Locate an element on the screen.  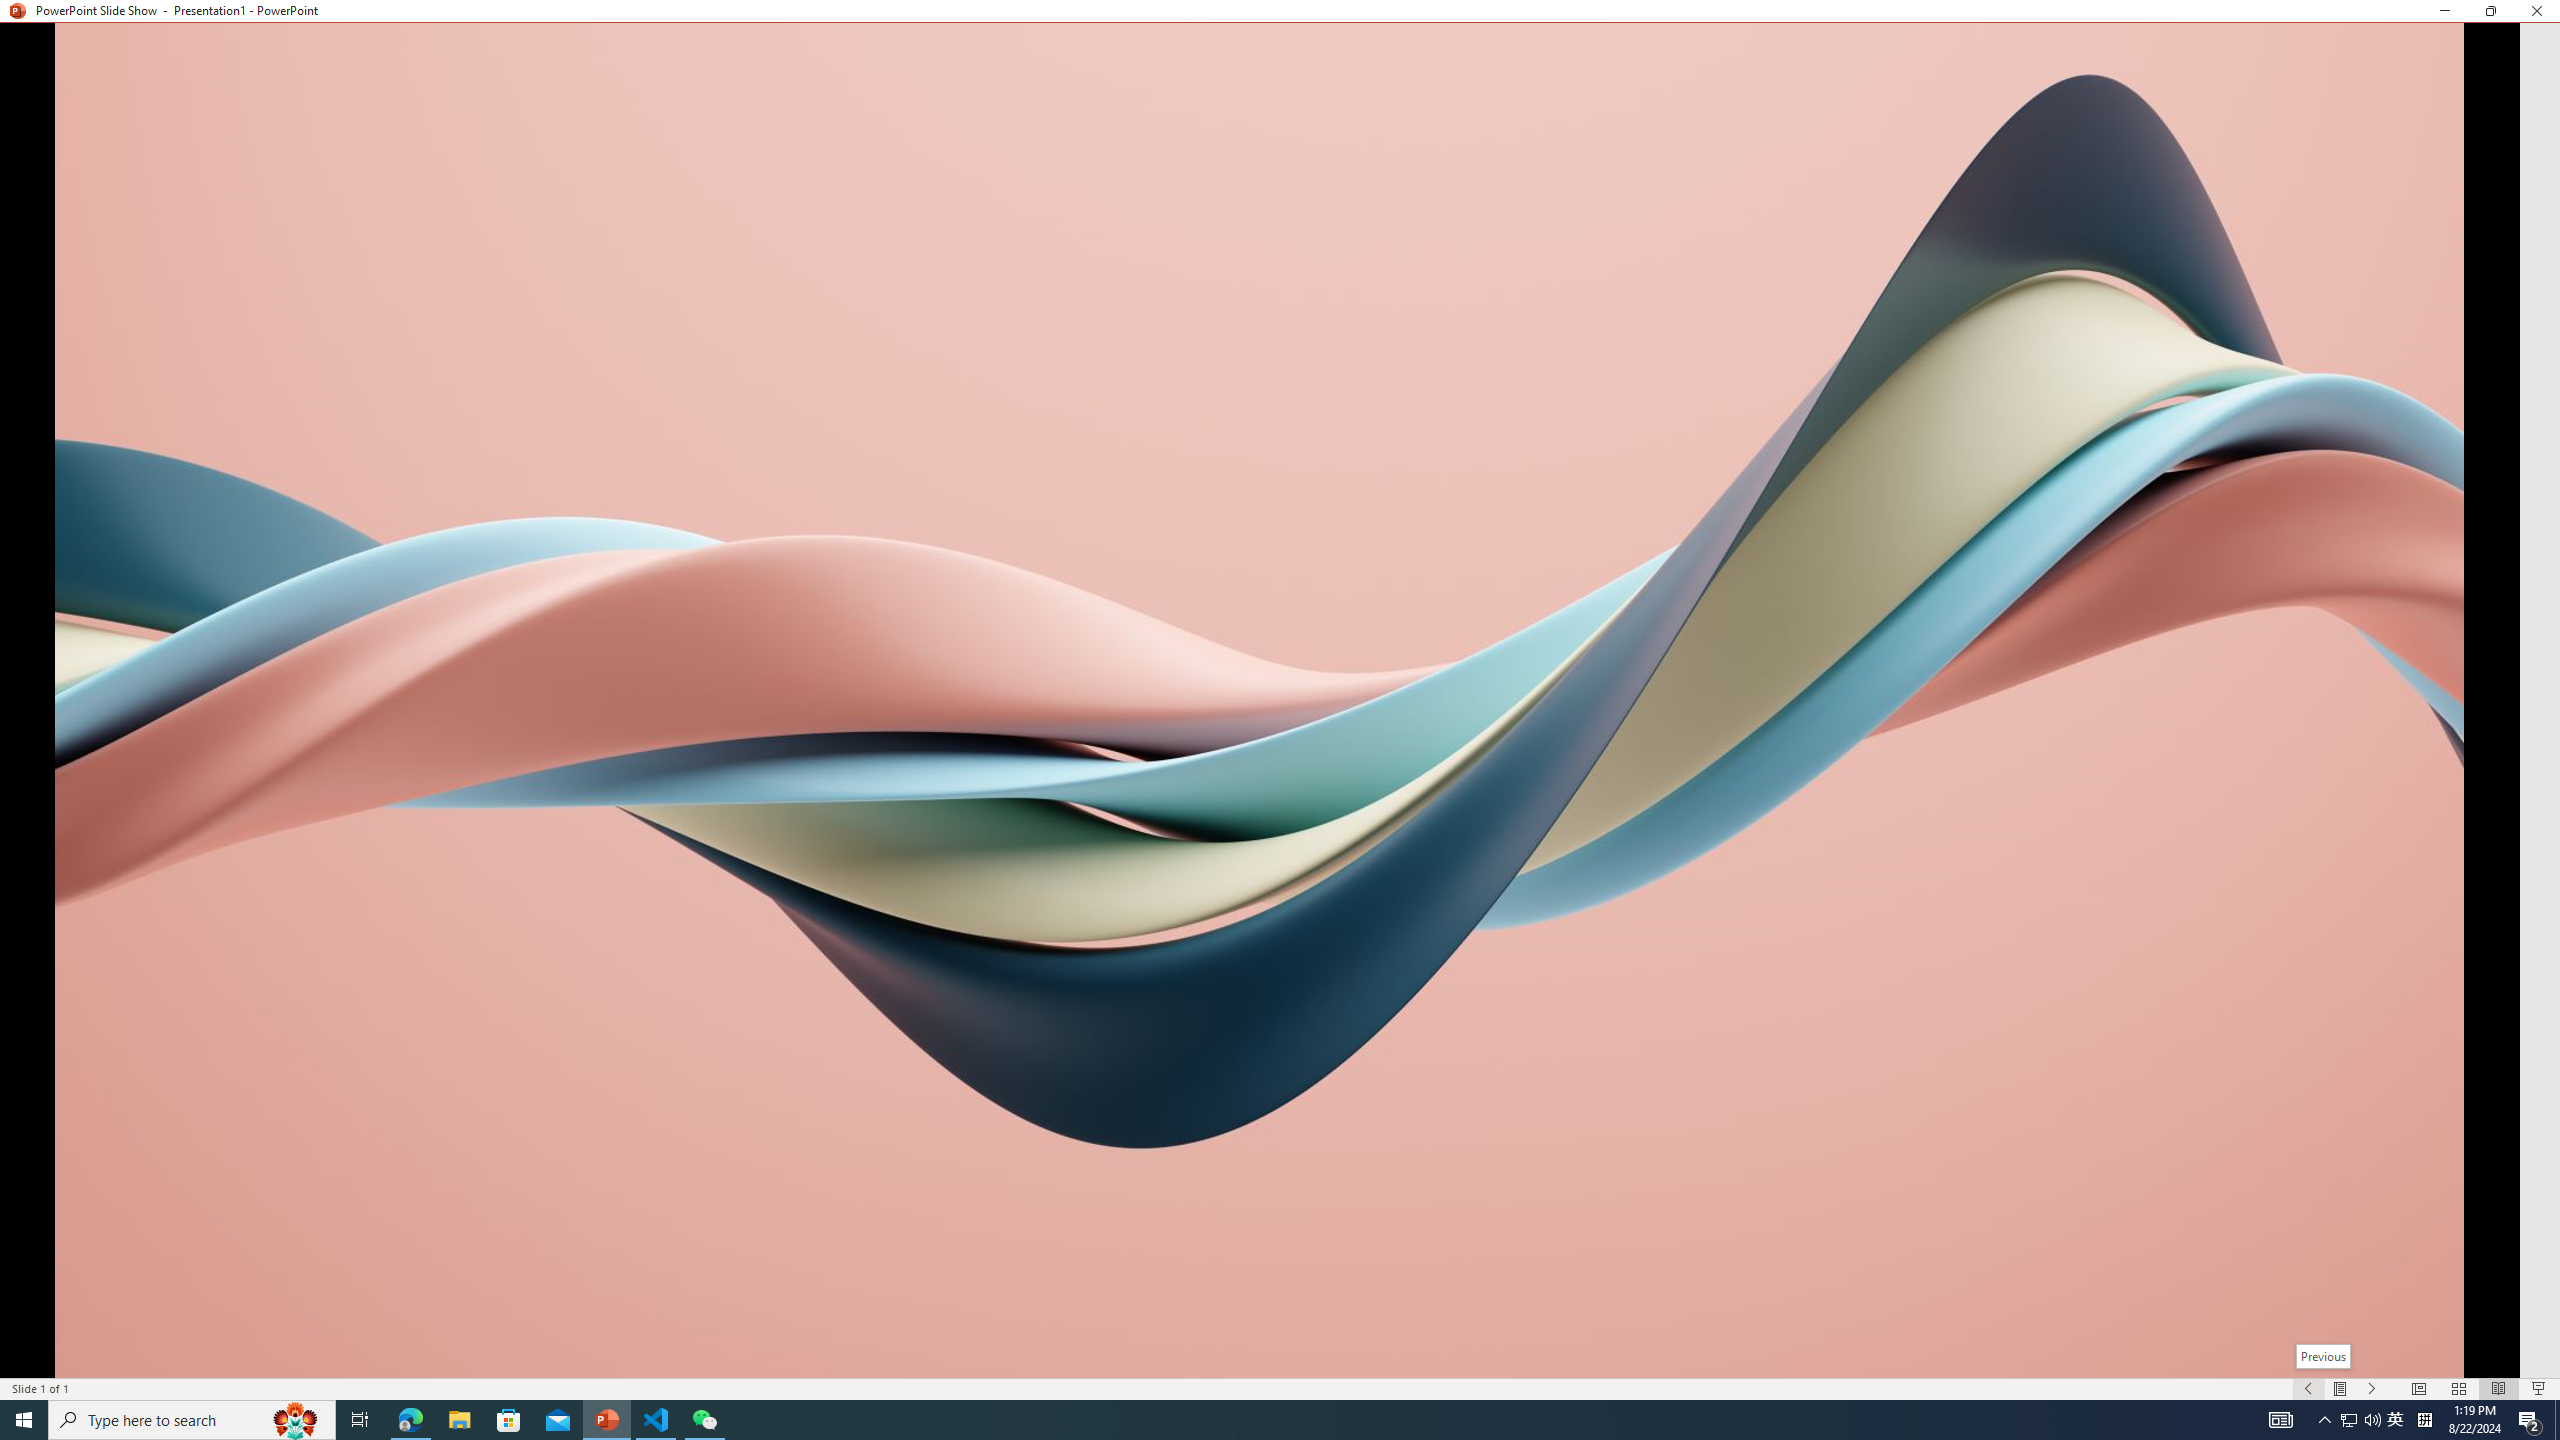
'Slide Show Next On' is located at coordinates (2372, 1389).